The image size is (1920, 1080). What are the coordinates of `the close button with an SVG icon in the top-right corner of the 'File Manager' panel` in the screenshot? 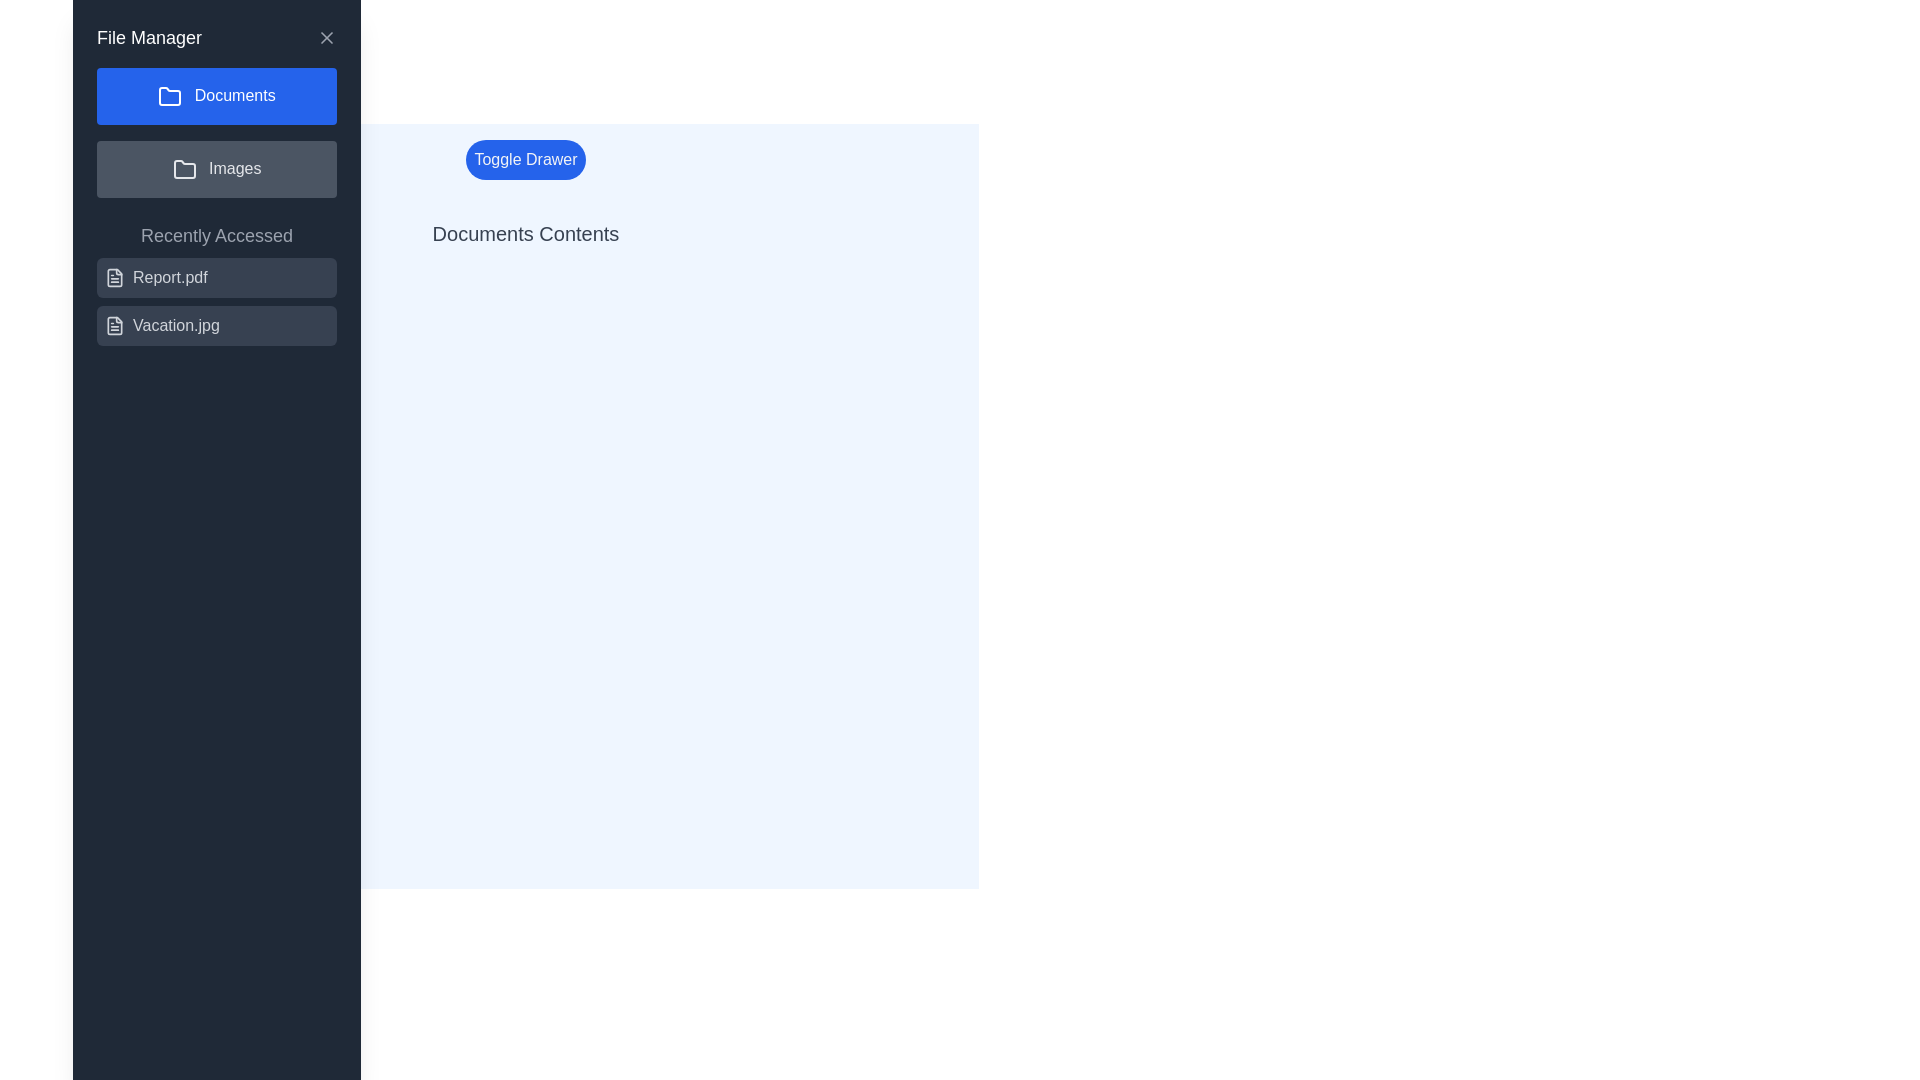 It's located at (326, 38).